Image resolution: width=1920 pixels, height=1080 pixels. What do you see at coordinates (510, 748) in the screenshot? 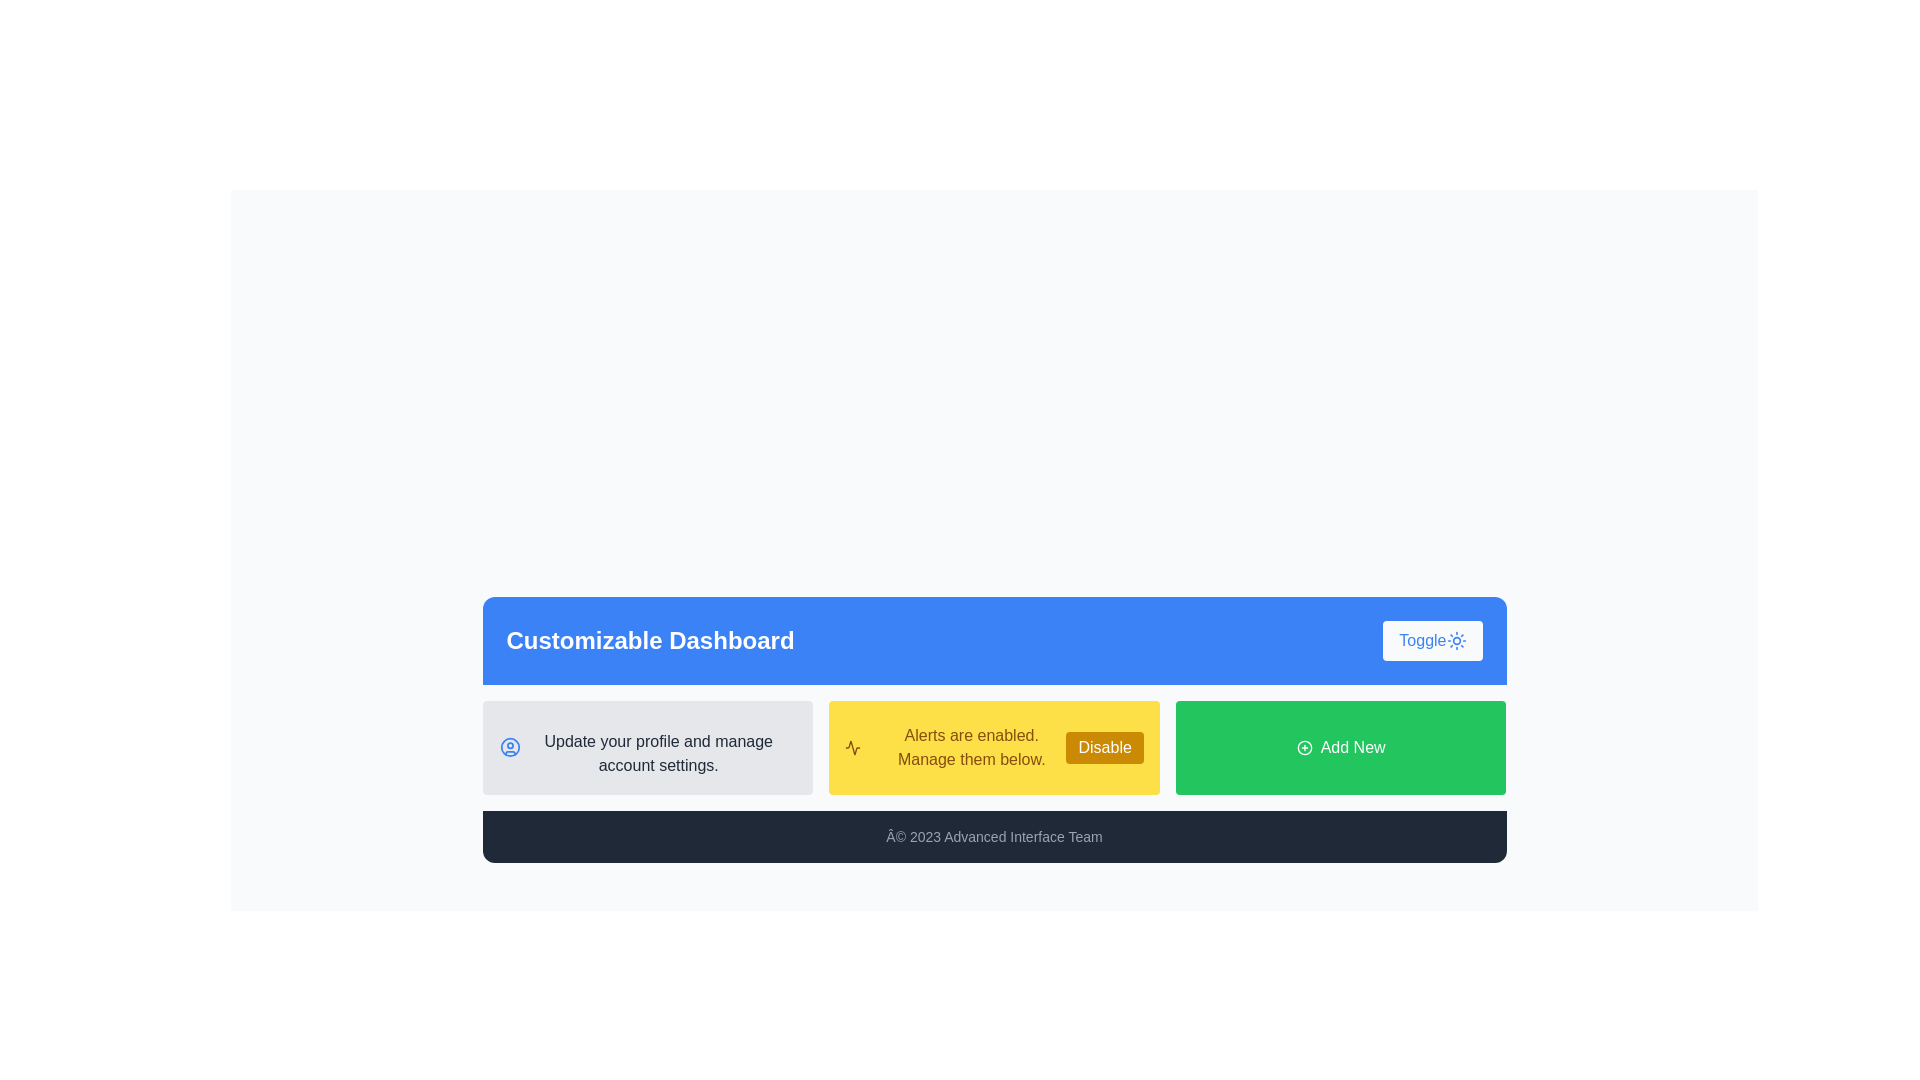
I see `the user-related actions icon located on the left side of the gray rectangular box that contains the text 'Update your profile and manage account settings.'` at bounding box center [510, 748].